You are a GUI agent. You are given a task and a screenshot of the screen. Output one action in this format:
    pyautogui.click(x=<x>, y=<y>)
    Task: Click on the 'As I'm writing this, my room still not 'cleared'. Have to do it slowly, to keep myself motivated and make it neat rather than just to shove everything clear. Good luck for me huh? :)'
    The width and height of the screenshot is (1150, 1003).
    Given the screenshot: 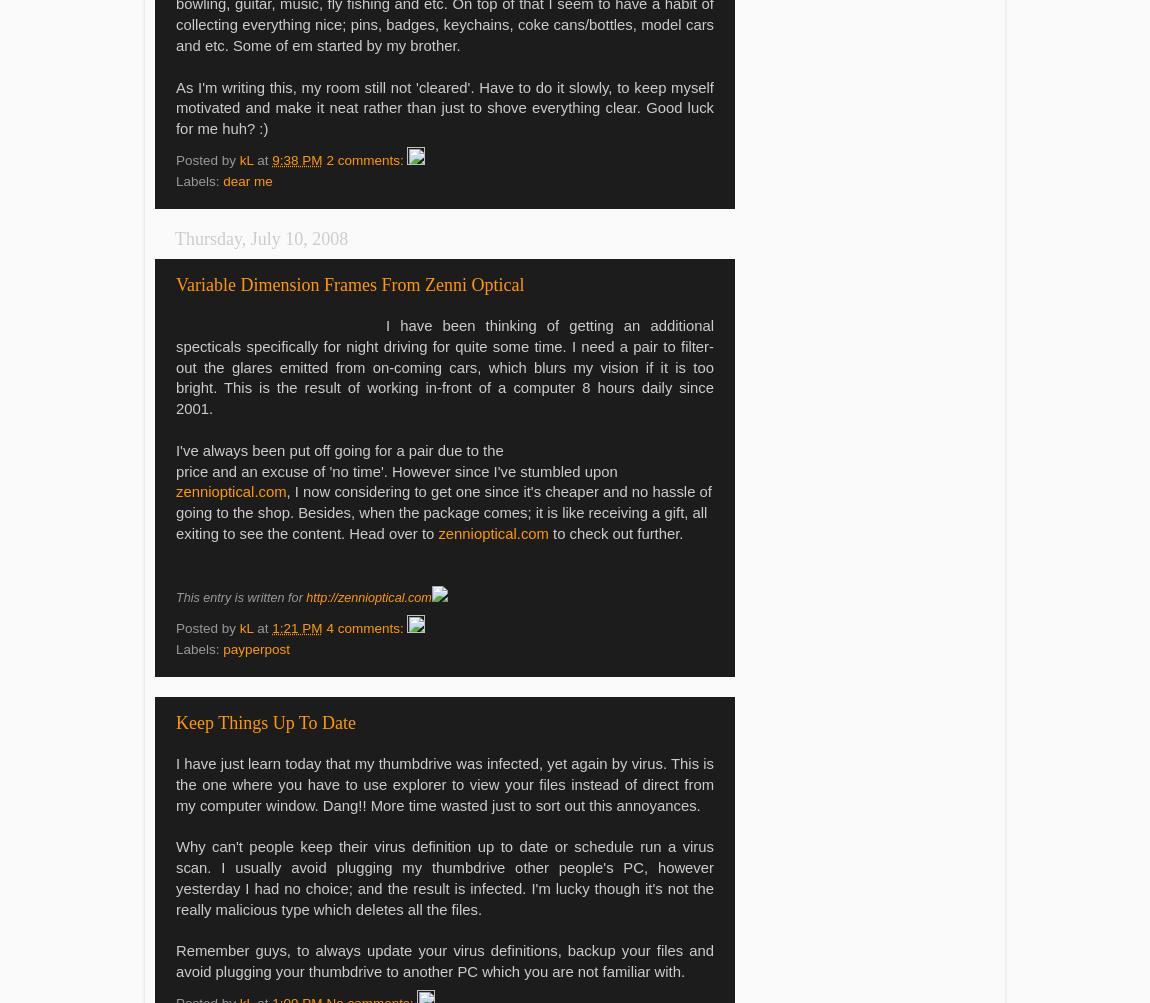 What is the action you would take?
    pyautogui.click(x=445, y=107)
    